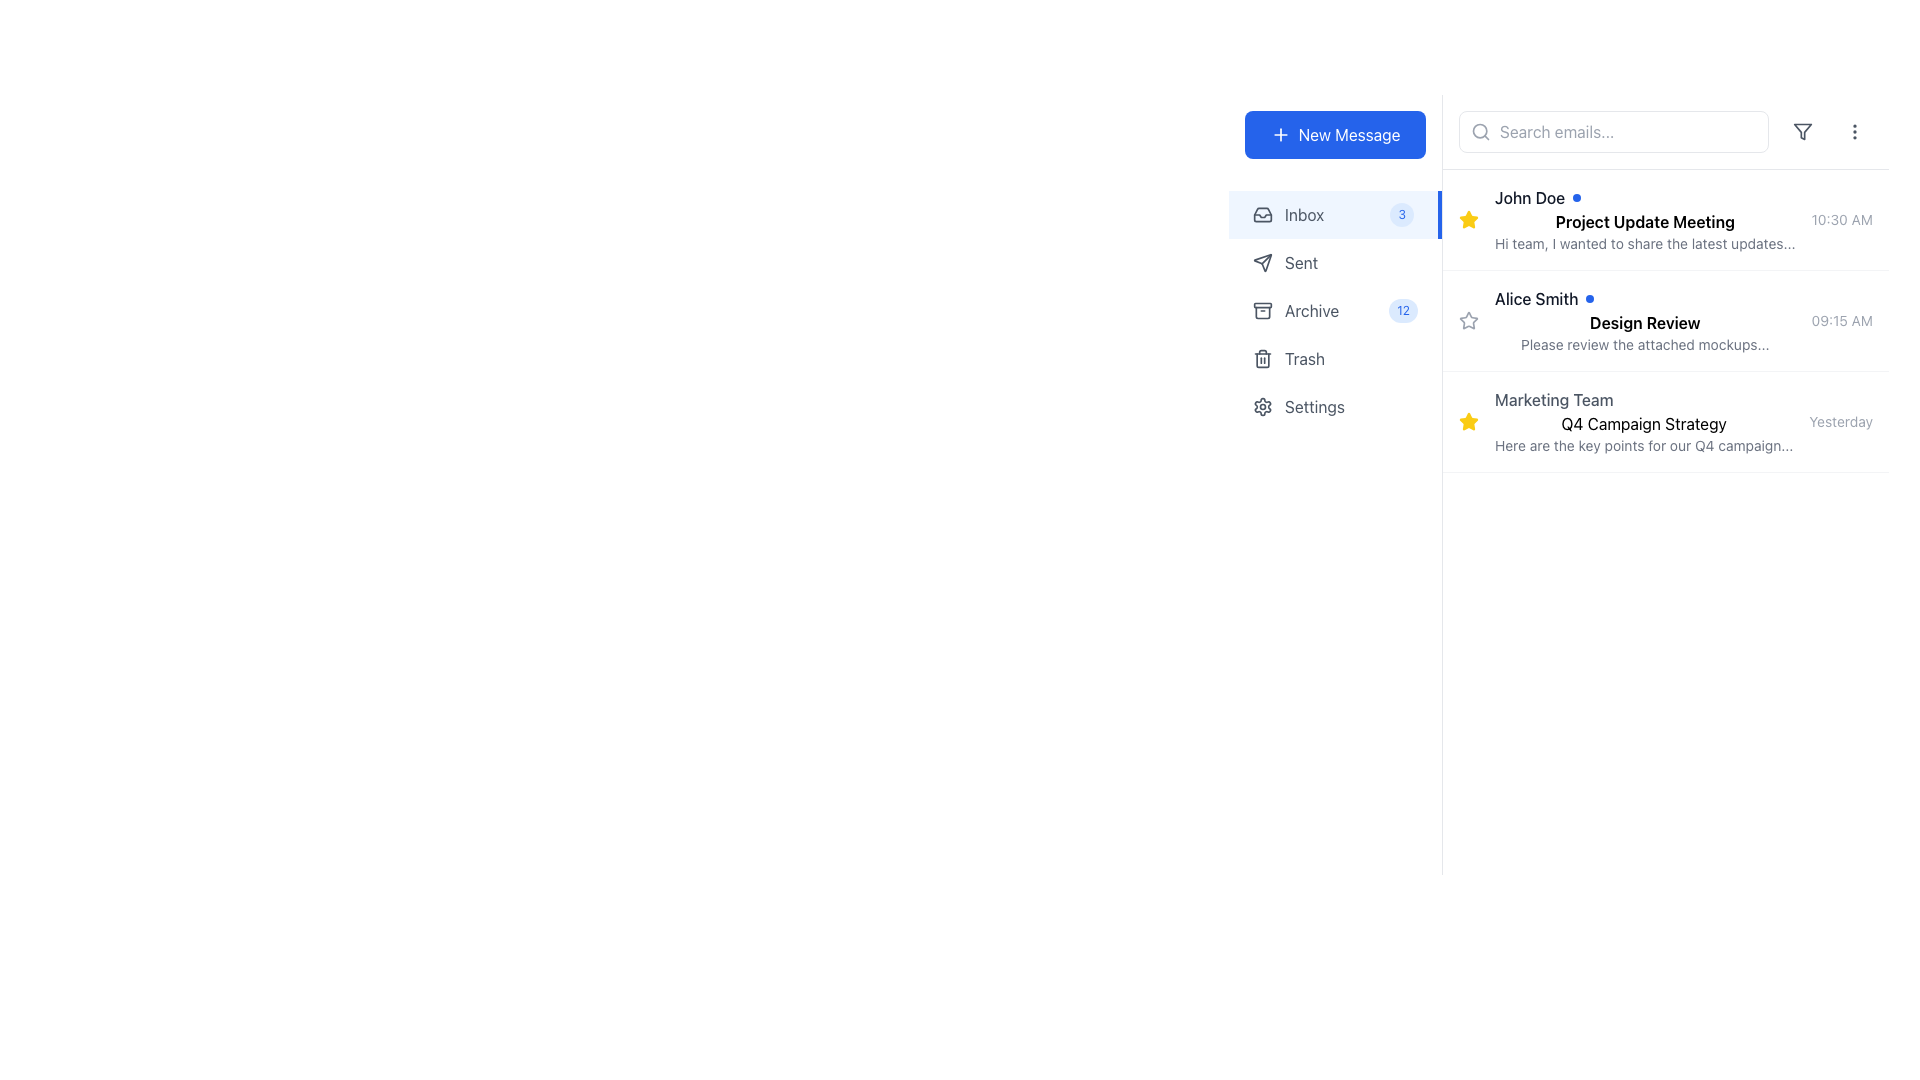 The image size is (1920, 1080). Describe the element at coordinates (1261, 261) in the screenshot. I see `the 'Sent' icon located in the left-side panel, next to the 'Sent' label, which signifies the 'Sent' section of the menu` at that location.